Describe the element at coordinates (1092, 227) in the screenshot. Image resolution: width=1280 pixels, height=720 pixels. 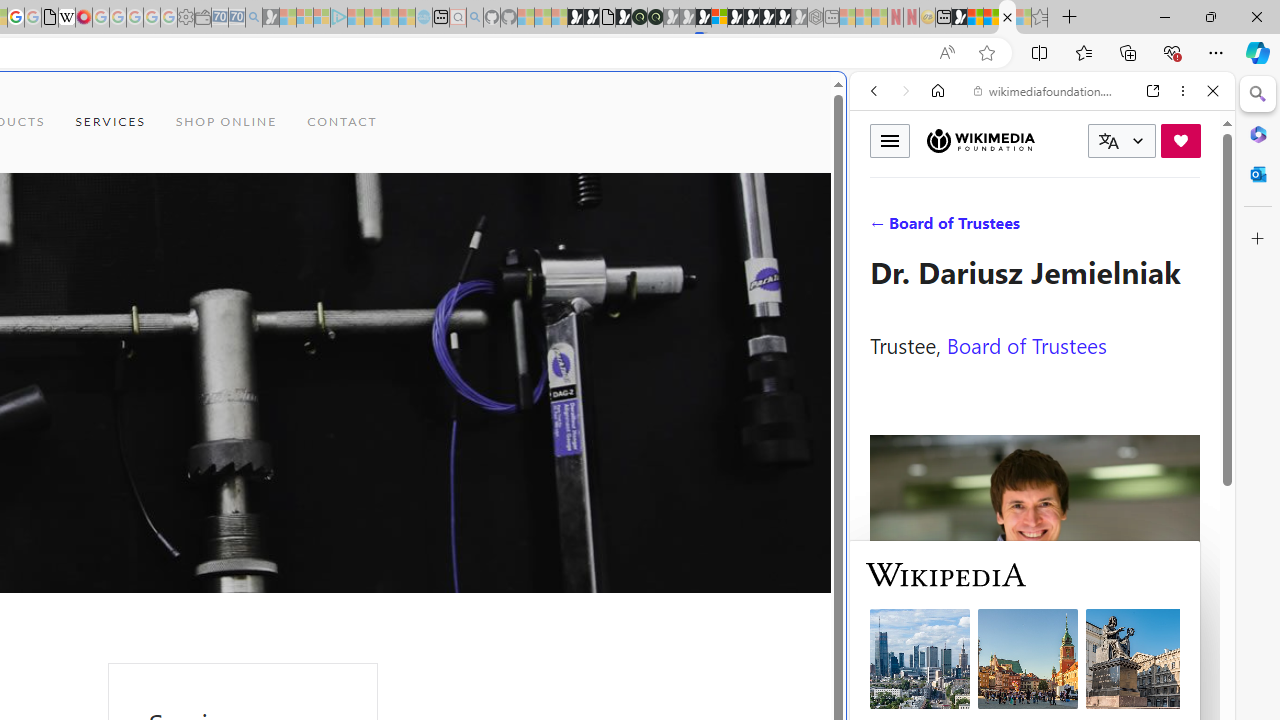
I see `'SEARCH TOOLS'` at that location.